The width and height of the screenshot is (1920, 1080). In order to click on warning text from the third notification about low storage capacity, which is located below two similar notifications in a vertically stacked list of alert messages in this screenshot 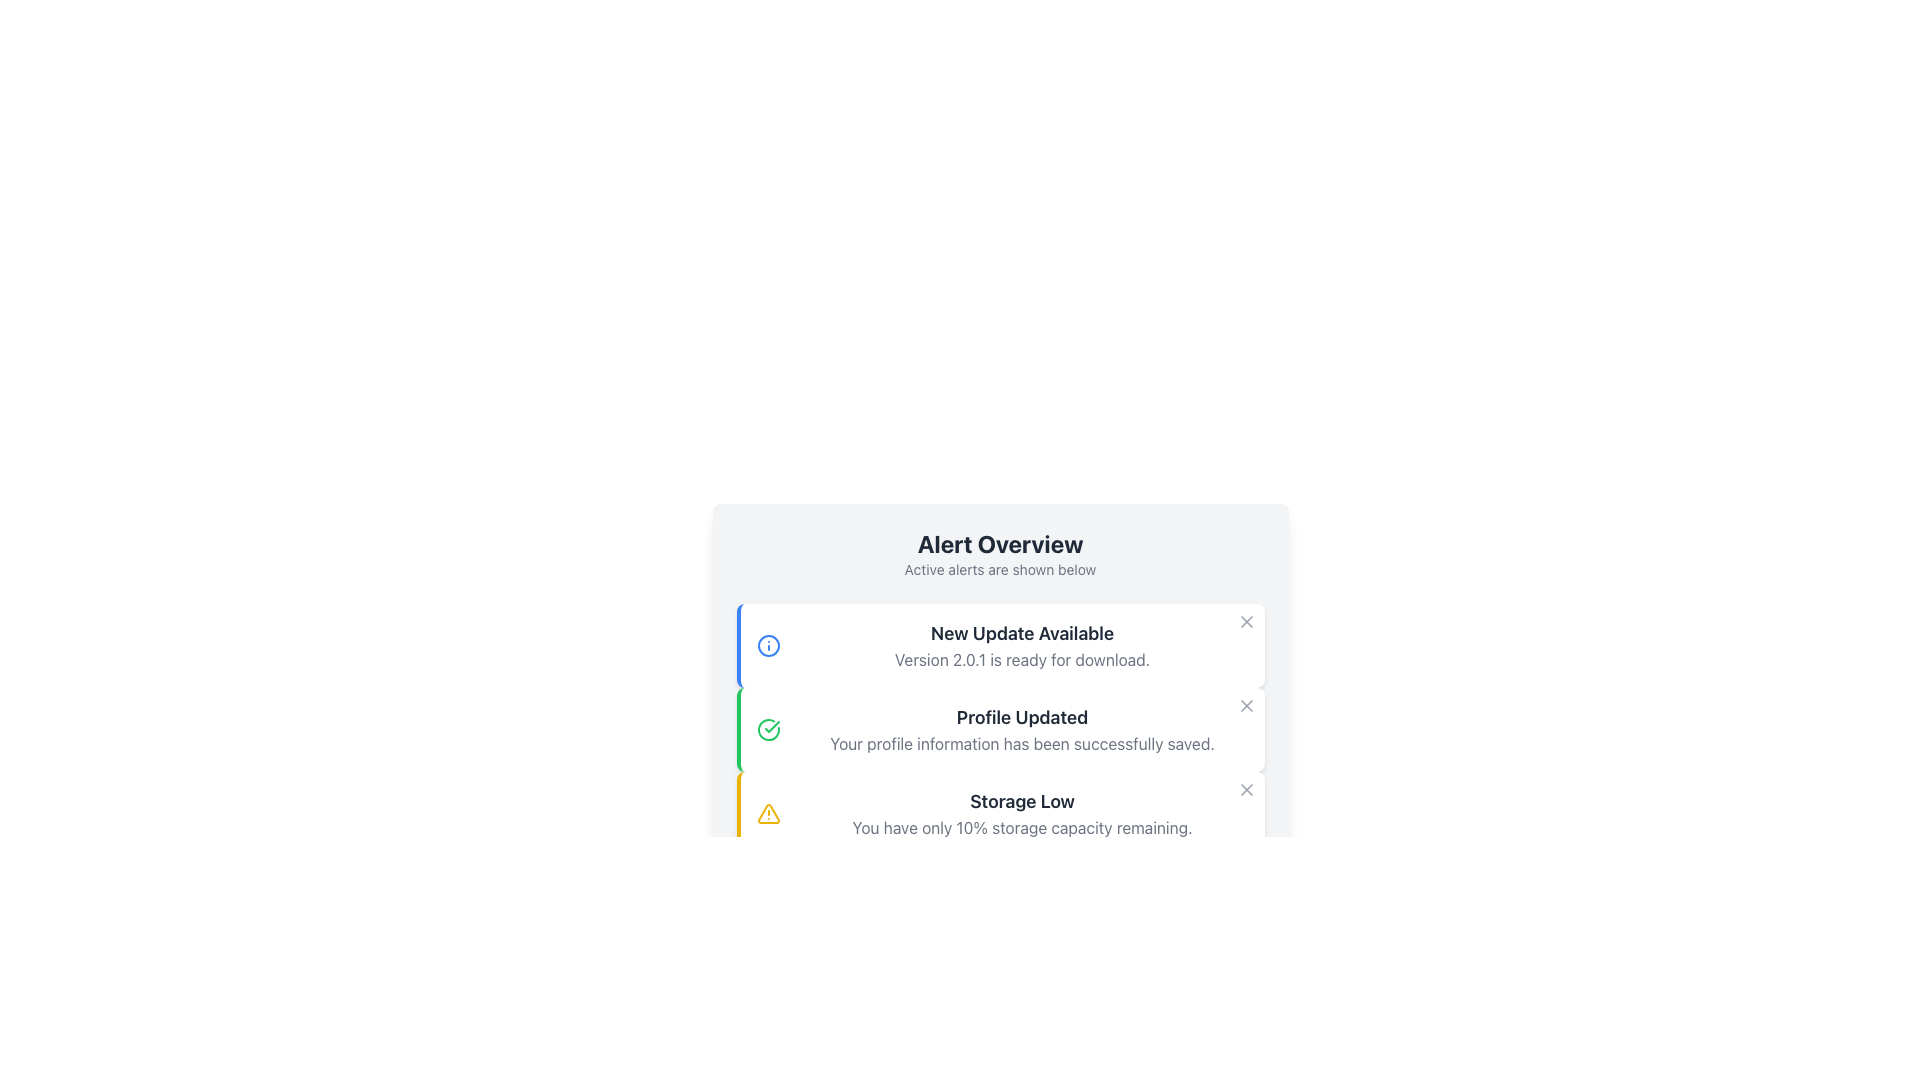, I will do `click(1022, 813)`.